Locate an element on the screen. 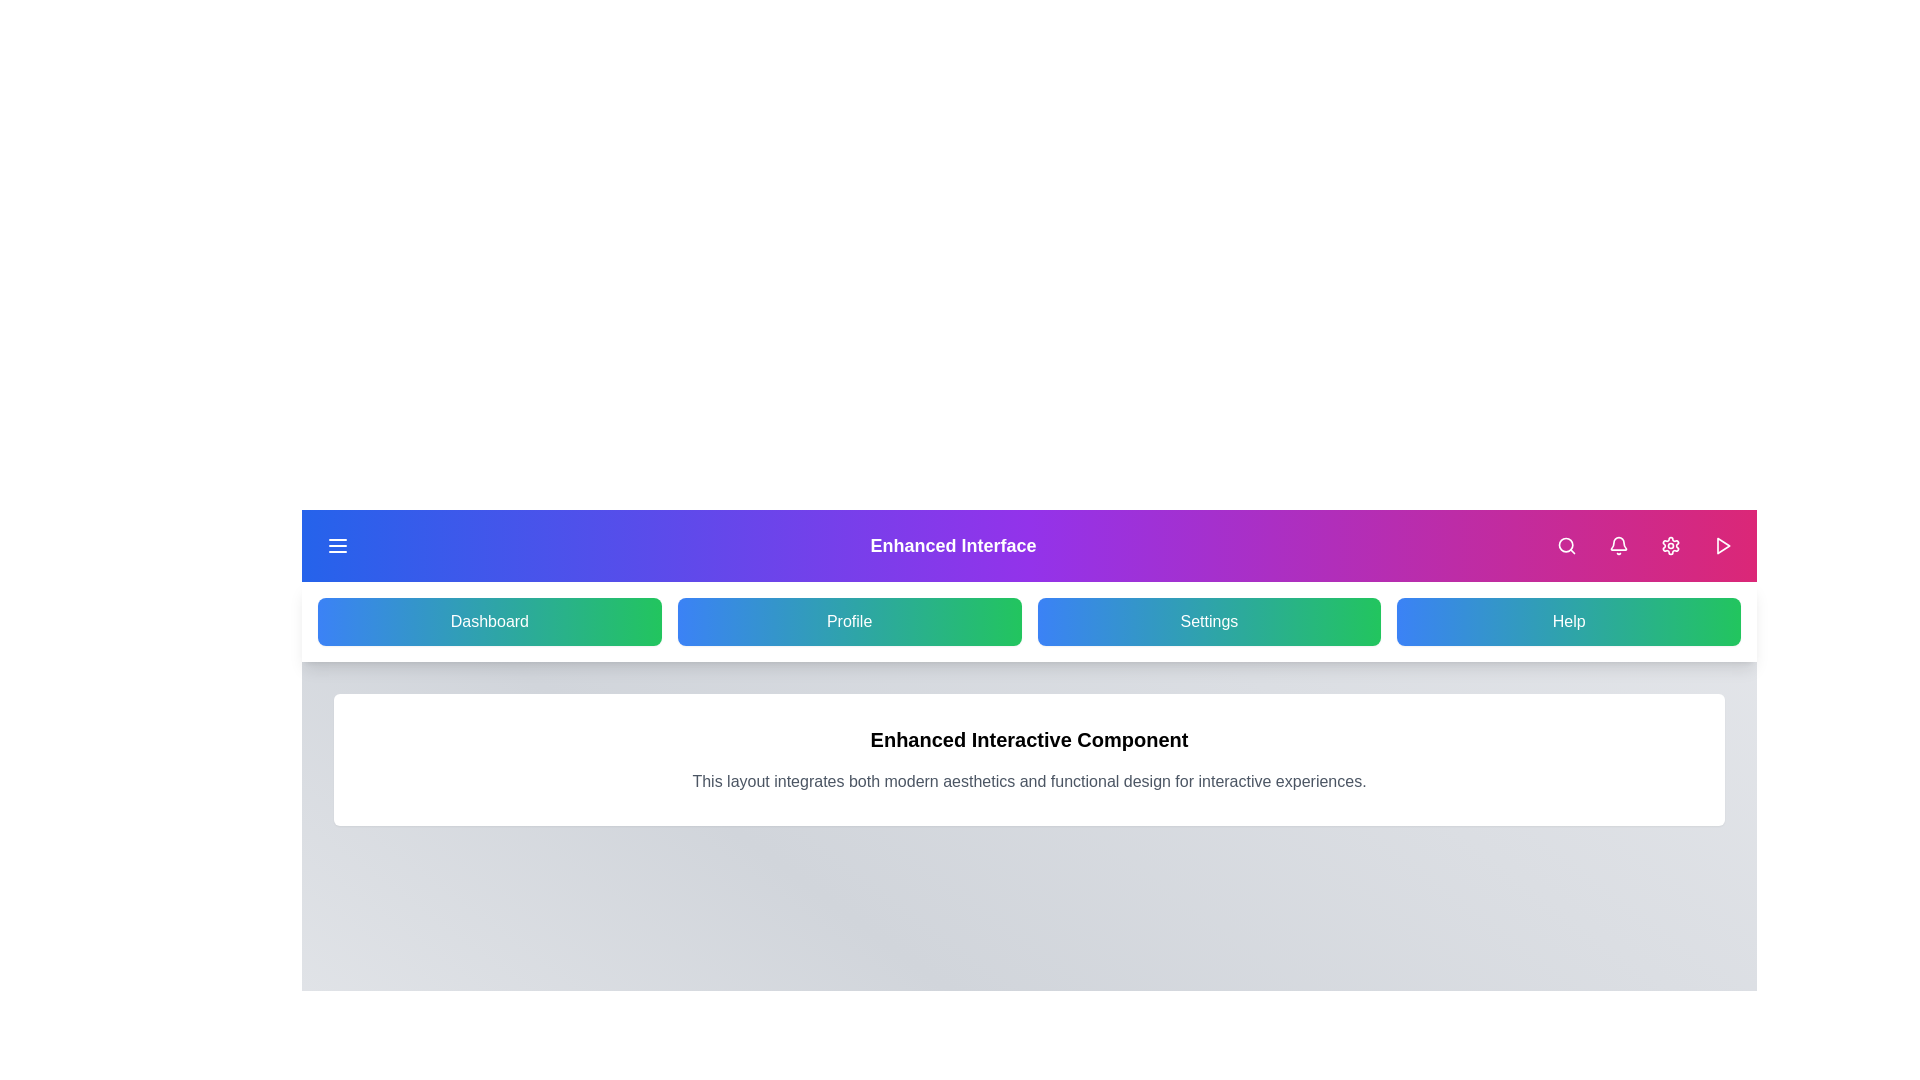  the 'Help' navigation button is located at coordinates (1568, 620).